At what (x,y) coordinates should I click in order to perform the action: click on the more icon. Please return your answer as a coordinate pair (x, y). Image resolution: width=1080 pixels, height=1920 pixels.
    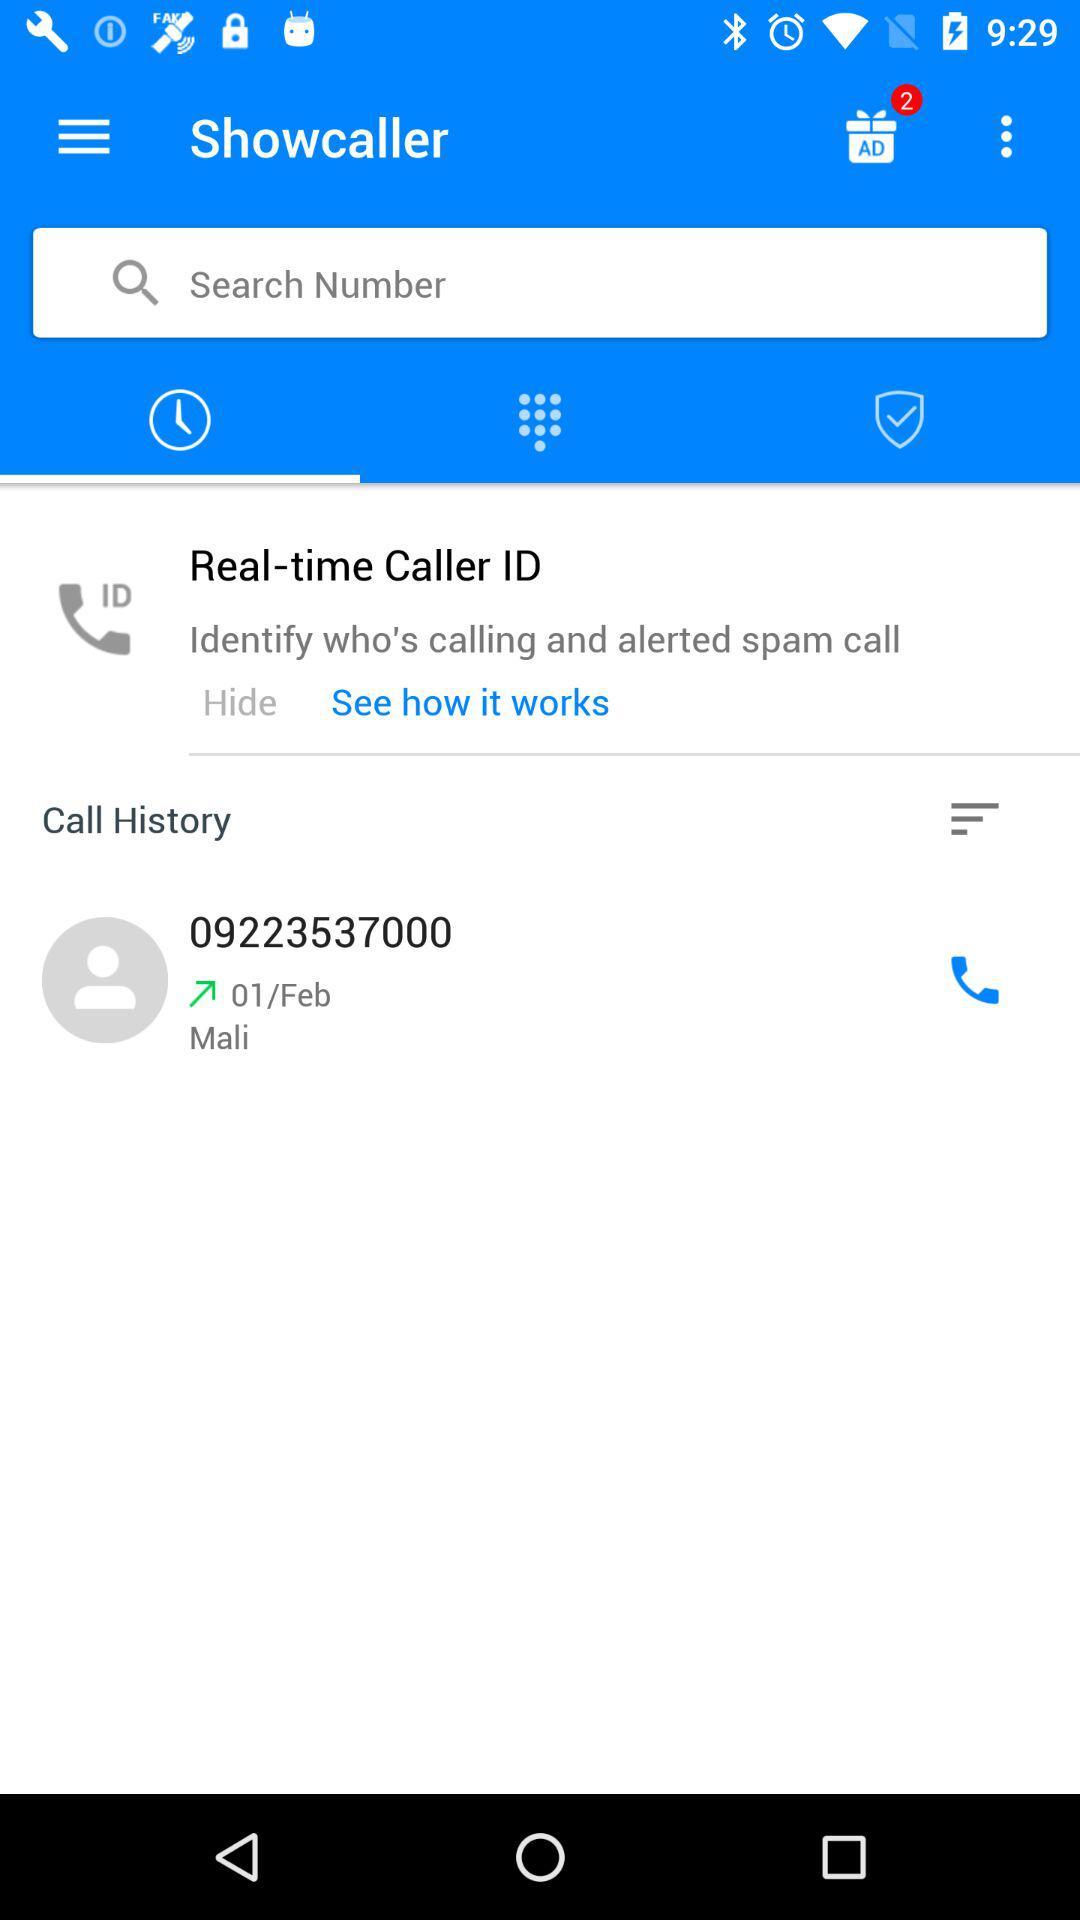
    Looking at the image, I should click on (1006, 135).